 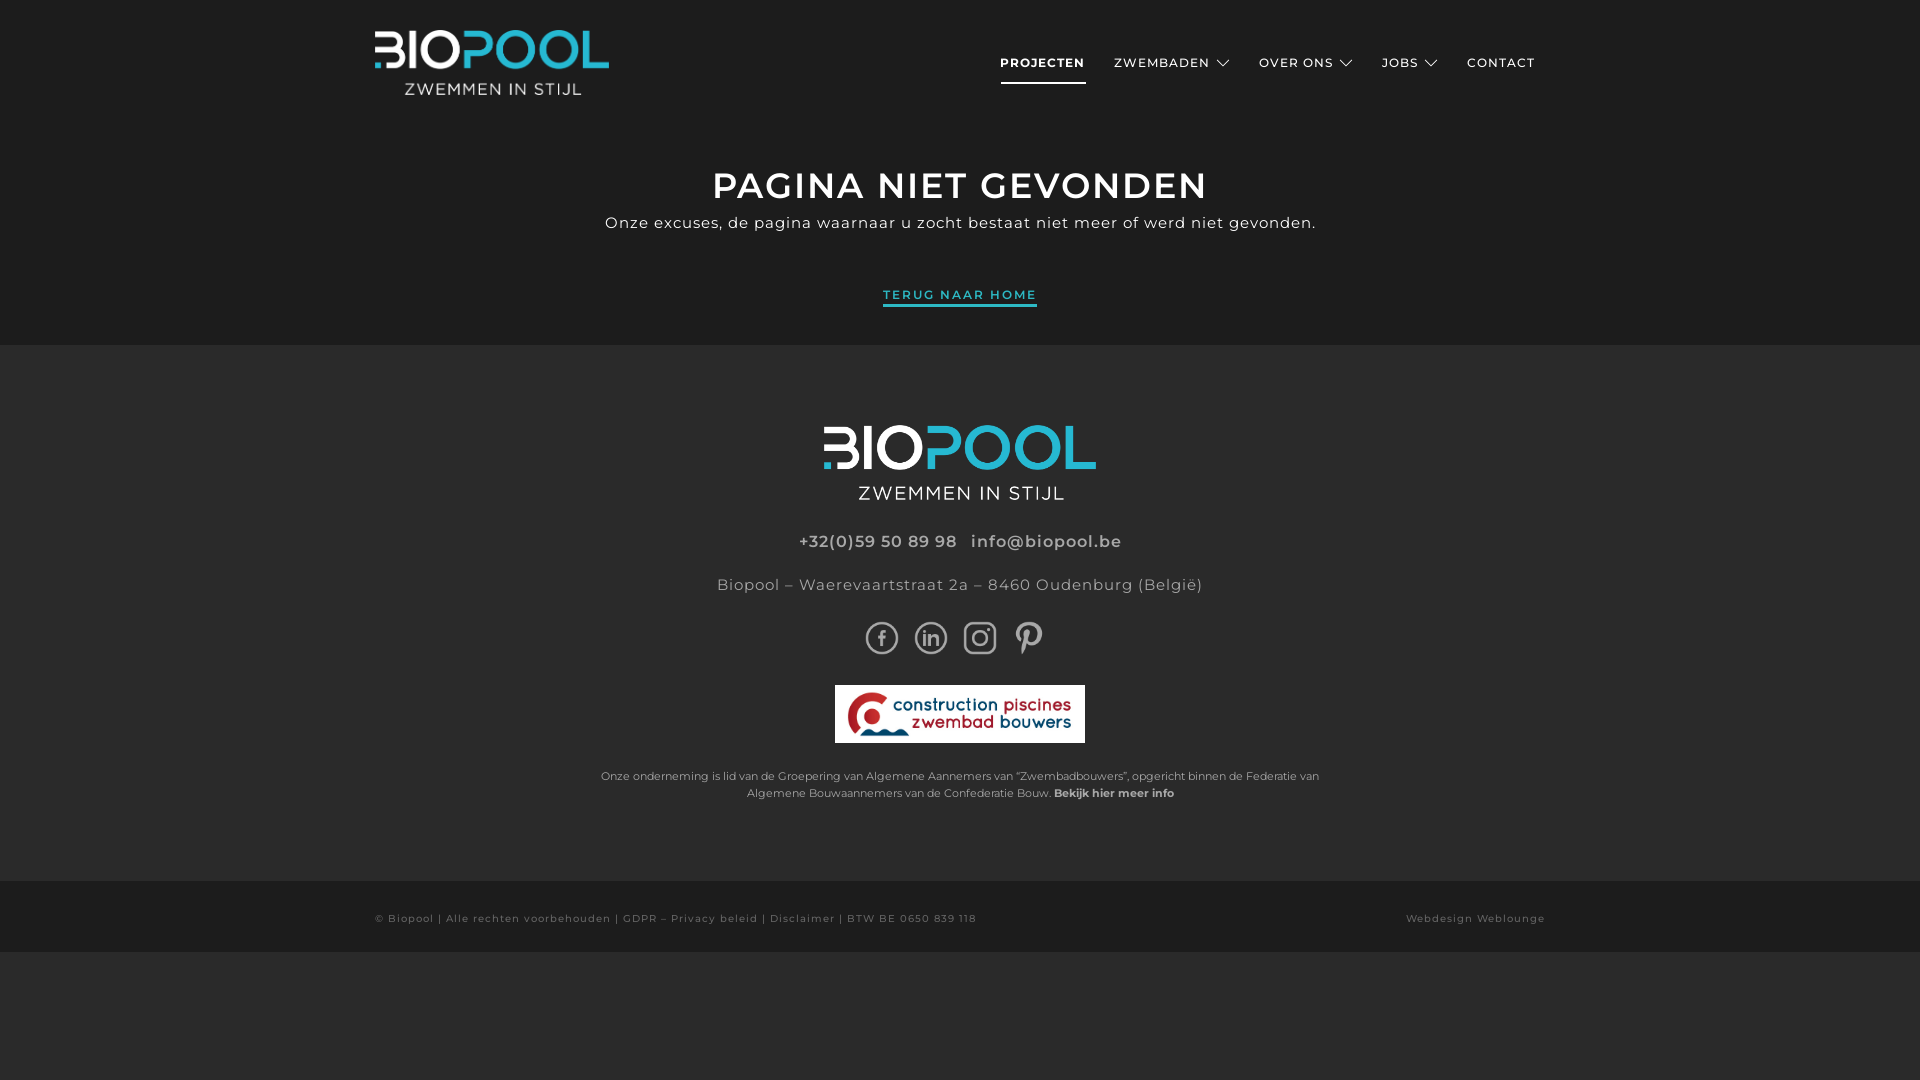 I want to click on 'Volg Biopool op Instagram', so click(x=979, y=636).